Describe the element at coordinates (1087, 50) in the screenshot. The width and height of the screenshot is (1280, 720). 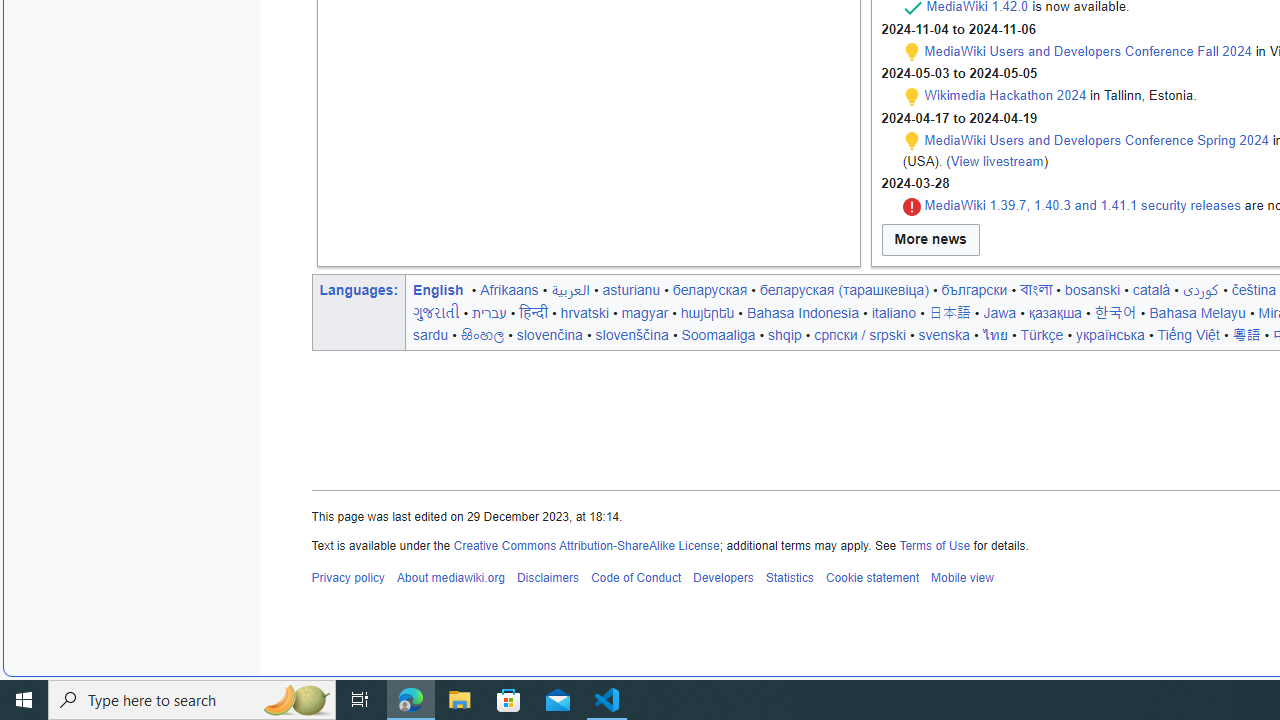
I see `'MediaWiki Users and Developers Conference Fall 2024'` at that location.